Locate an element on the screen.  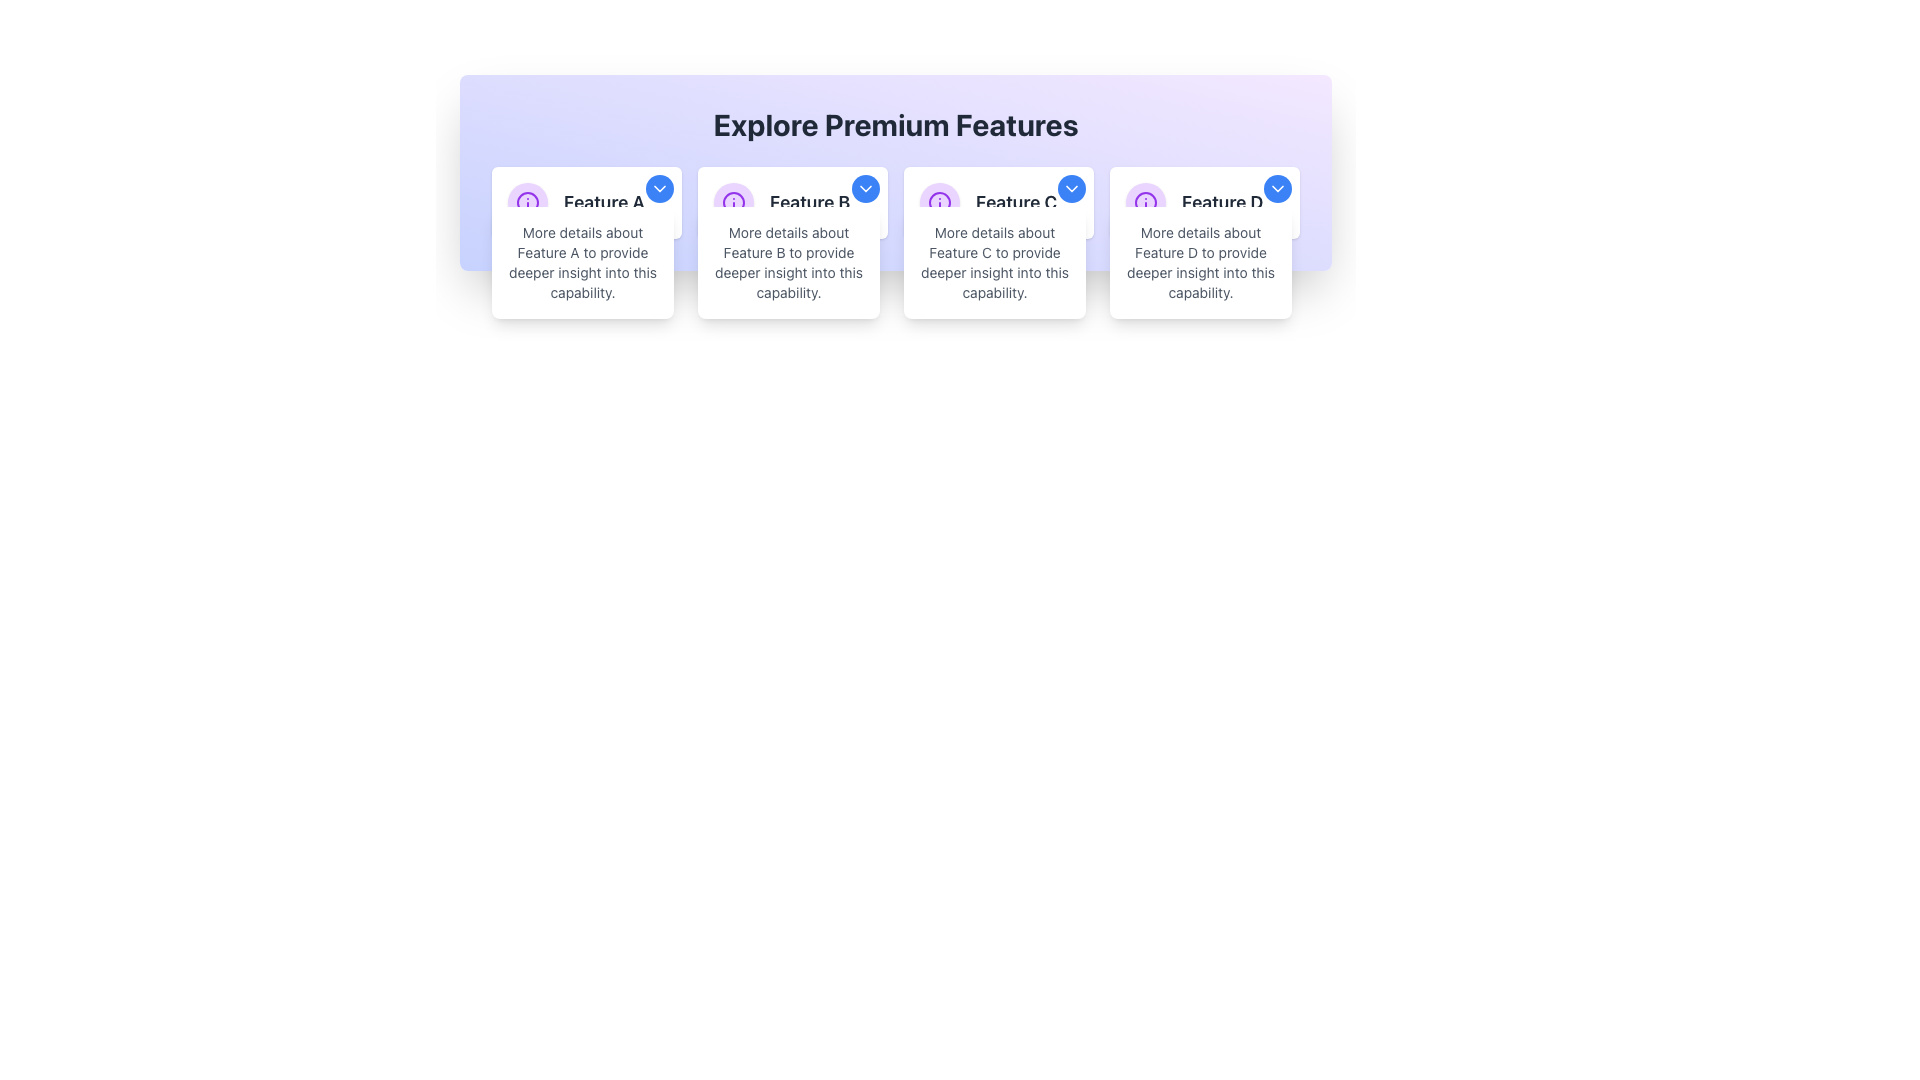
the 'Feature D' text label, which is styled with a bold font and dark gray color, located next to a circular icon within a group of feature items is located at coordinates (1221, 203).